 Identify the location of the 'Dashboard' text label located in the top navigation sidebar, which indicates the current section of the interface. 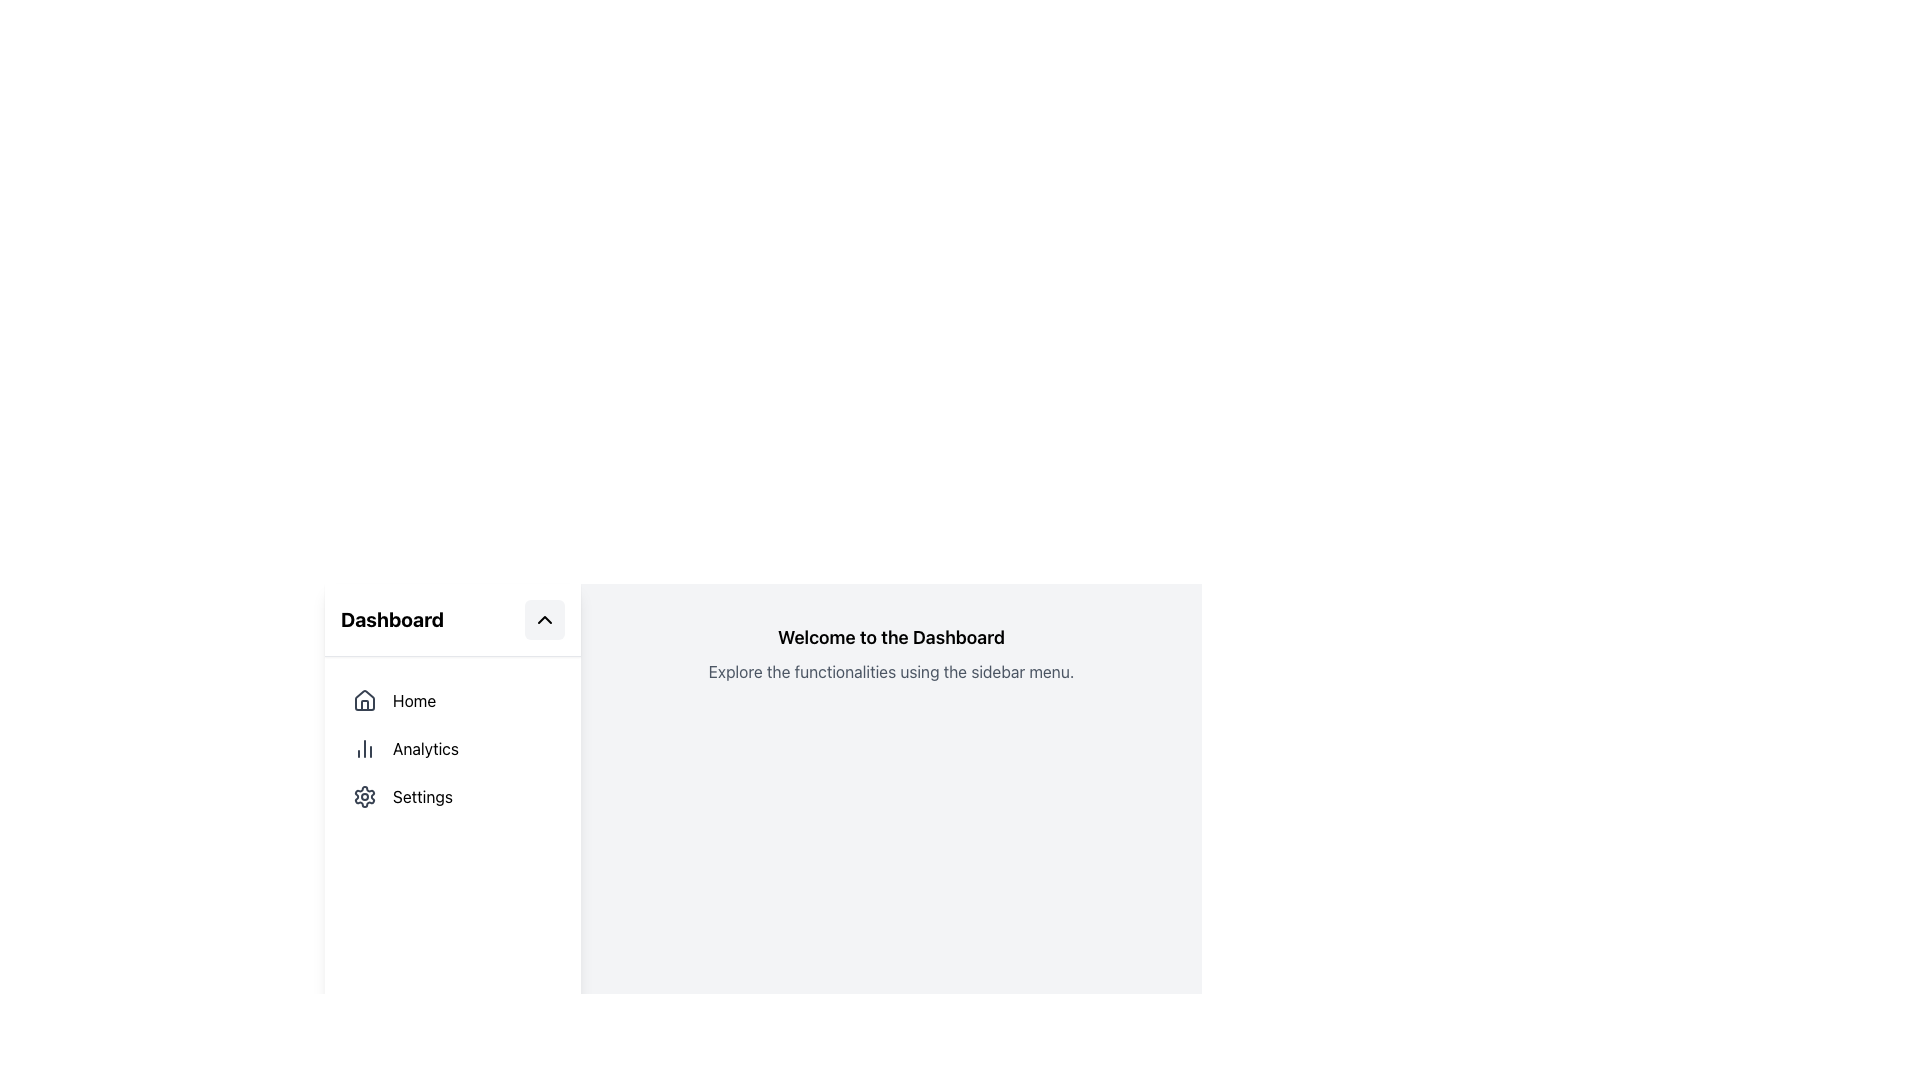
(392, 619).